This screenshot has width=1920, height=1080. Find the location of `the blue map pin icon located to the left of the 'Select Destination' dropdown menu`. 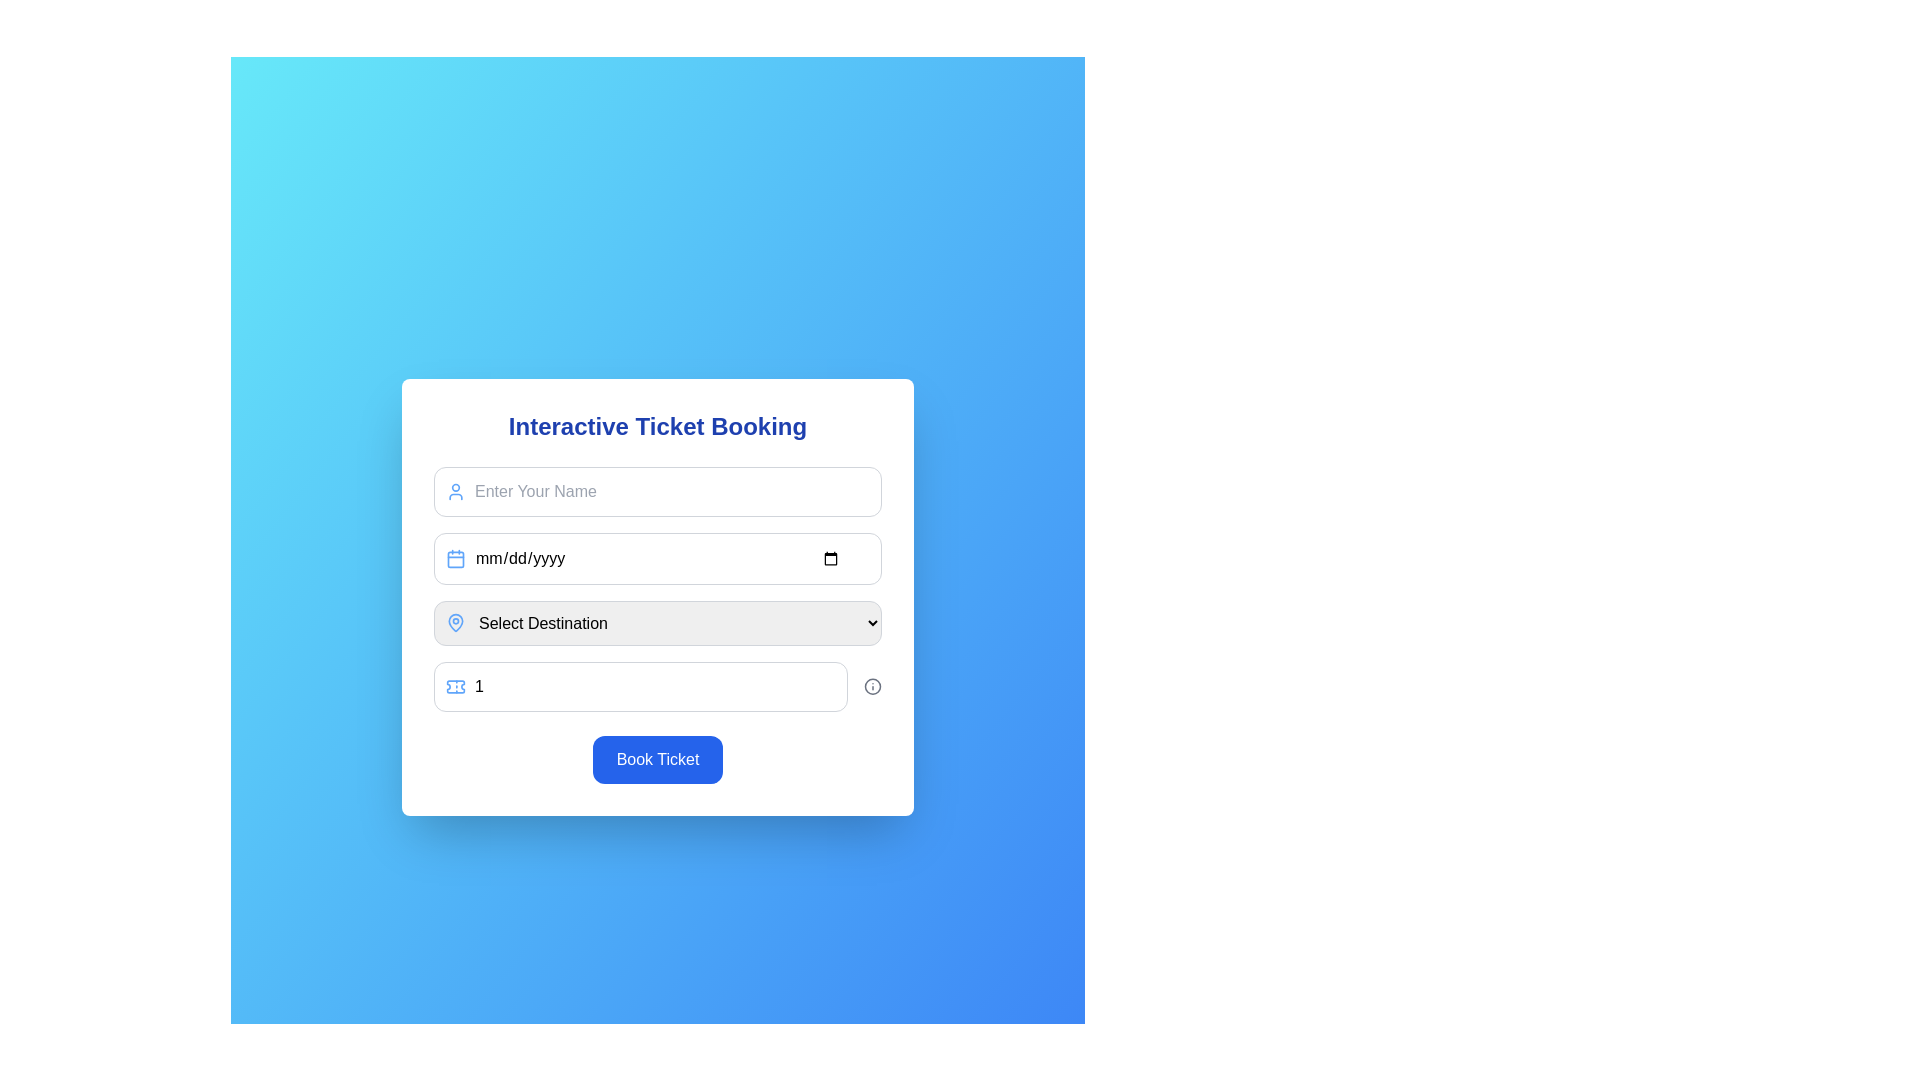

the blue map pin icon located to the left of the 'Select Destination' dropdown menu is located at coordinates (455, 622).